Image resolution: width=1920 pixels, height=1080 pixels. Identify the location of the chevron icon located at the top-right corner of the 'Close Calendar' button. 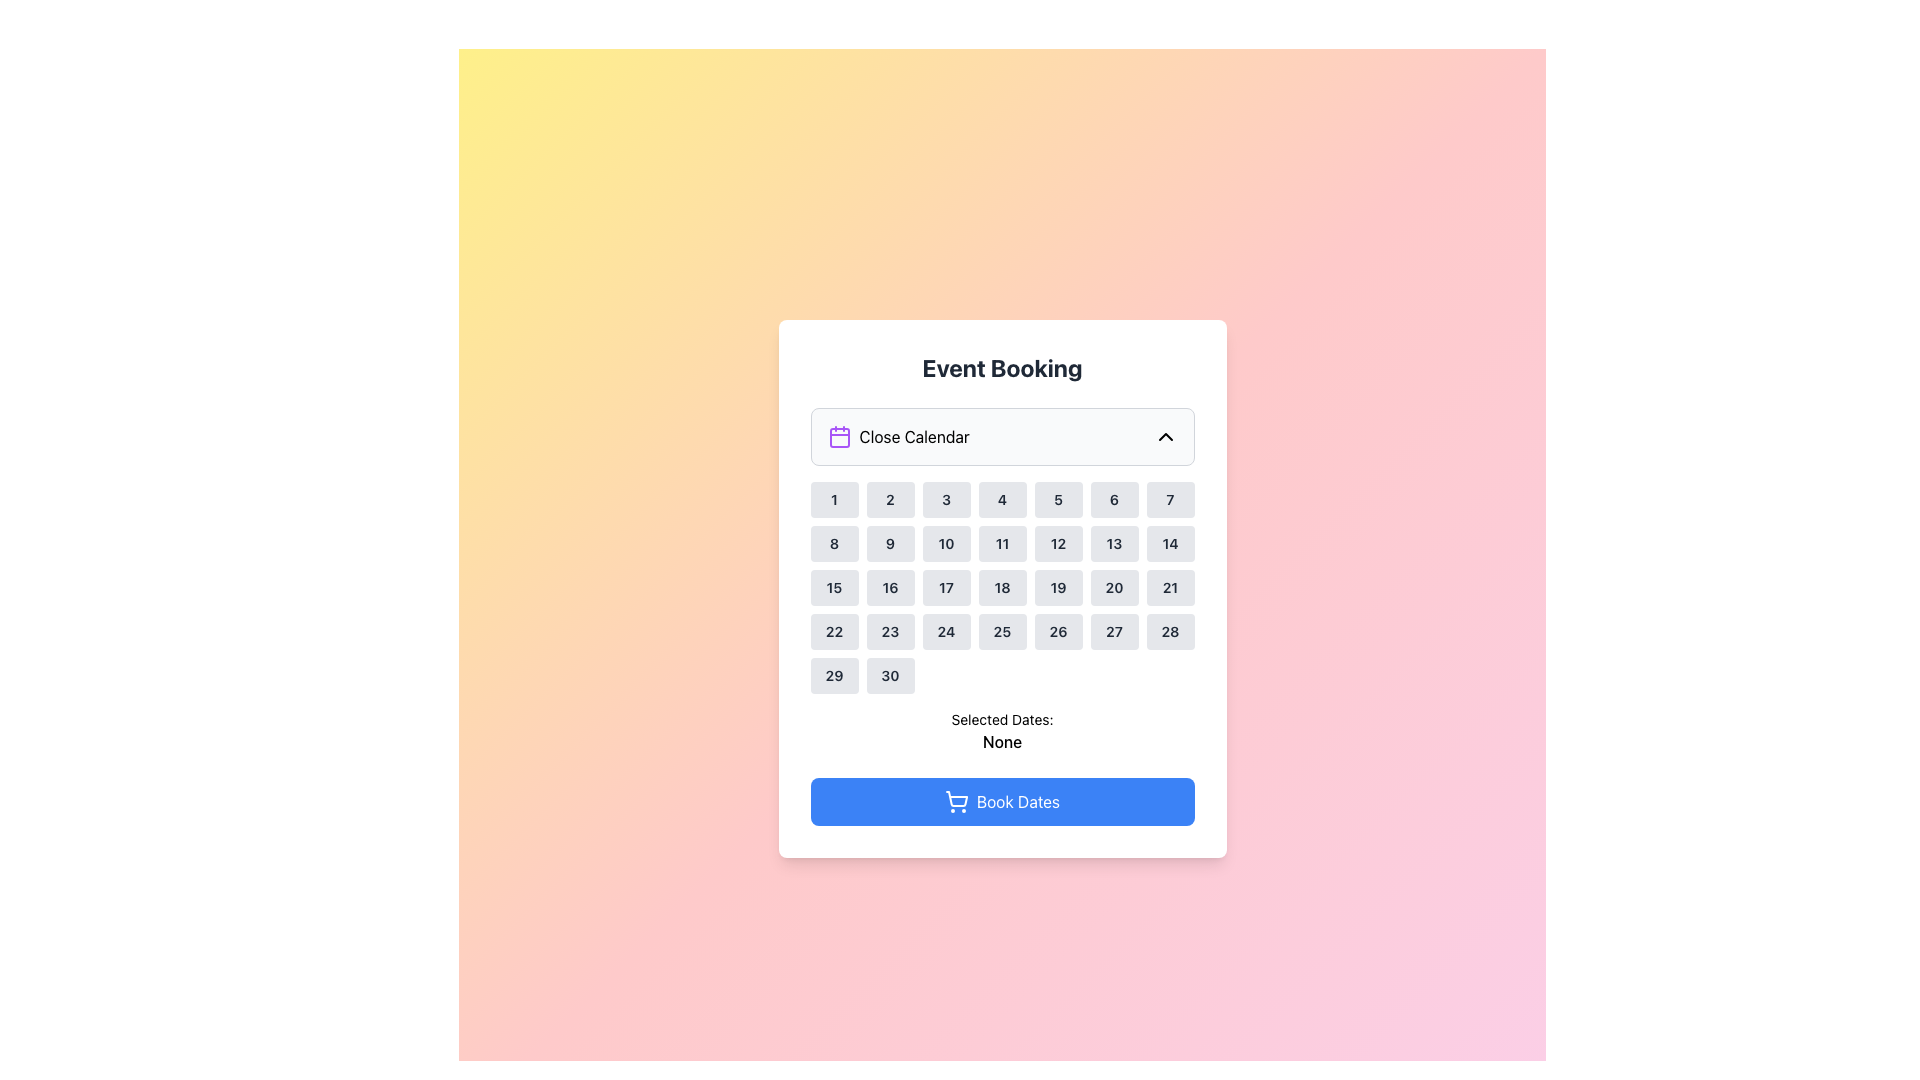
(1165, 435).